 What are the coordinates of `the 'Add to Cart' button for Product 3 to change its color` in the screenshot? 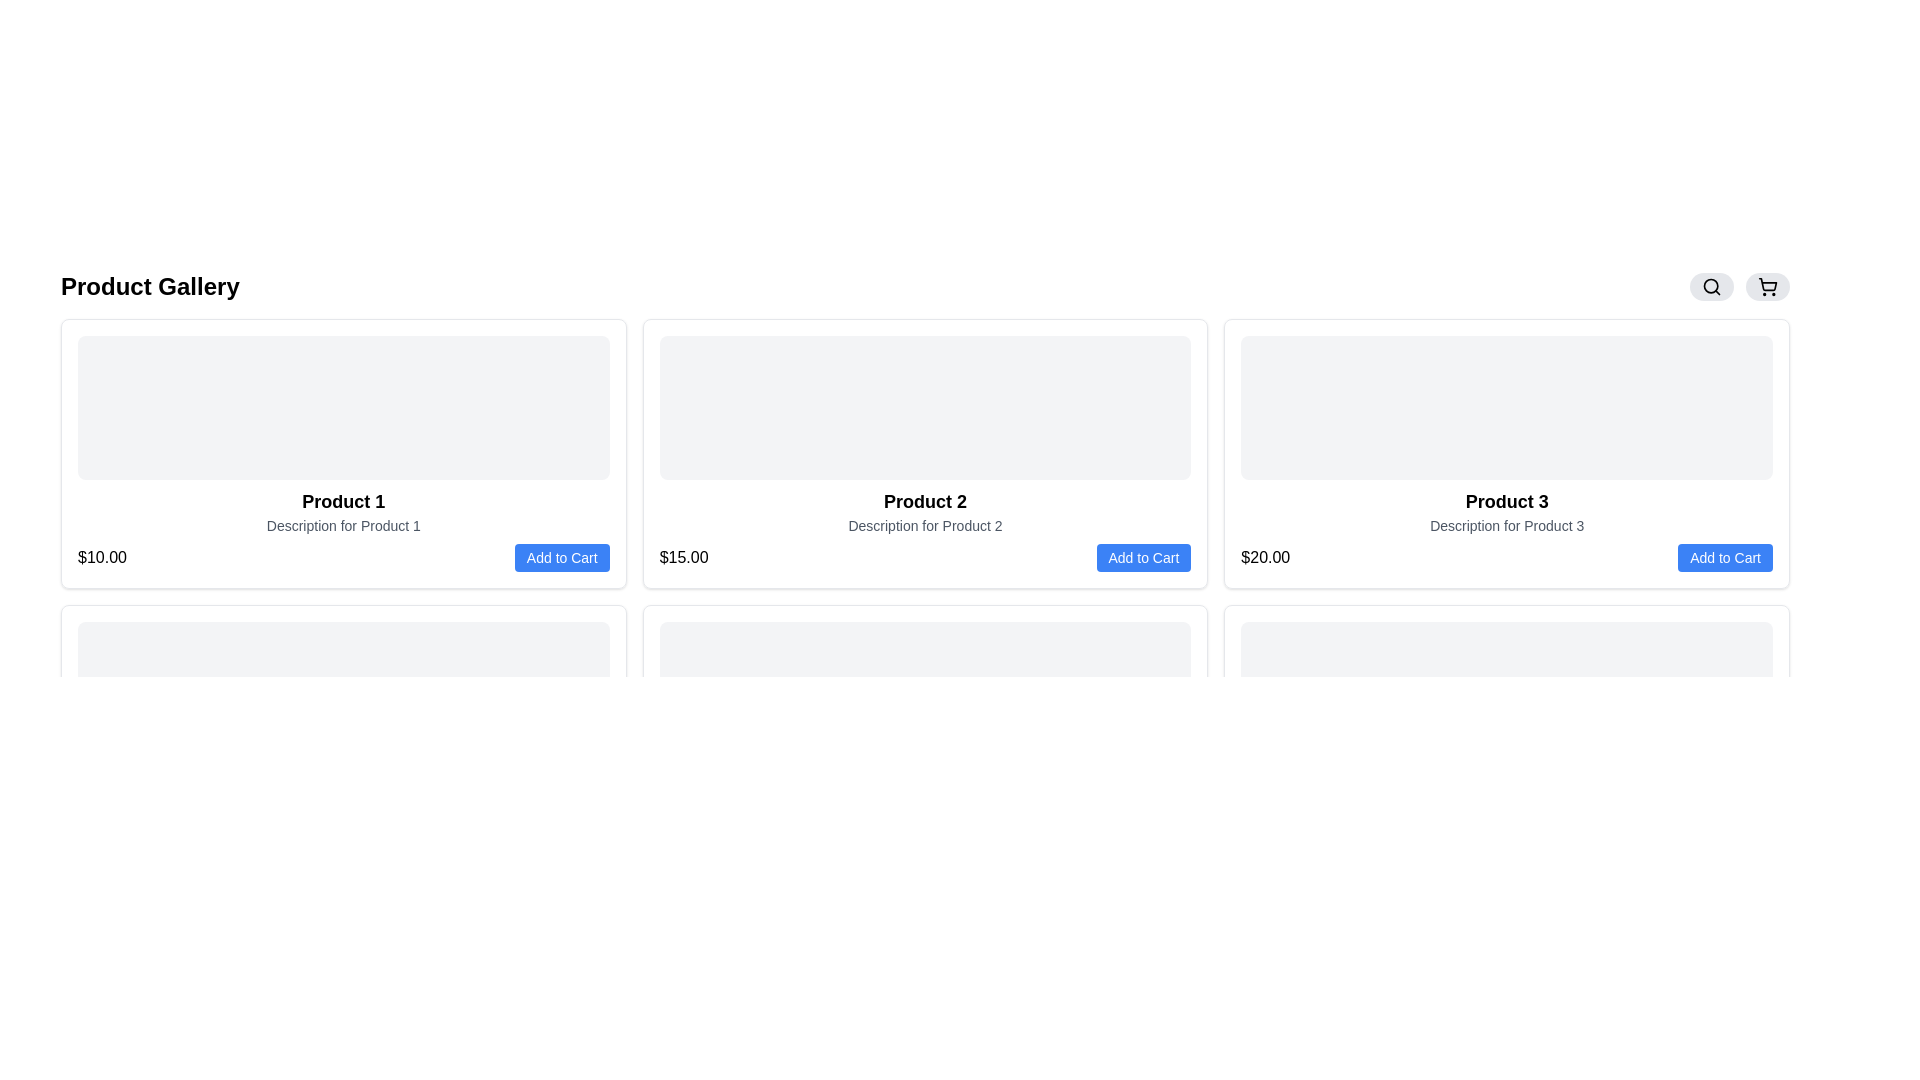 It's located at (1724, 558).